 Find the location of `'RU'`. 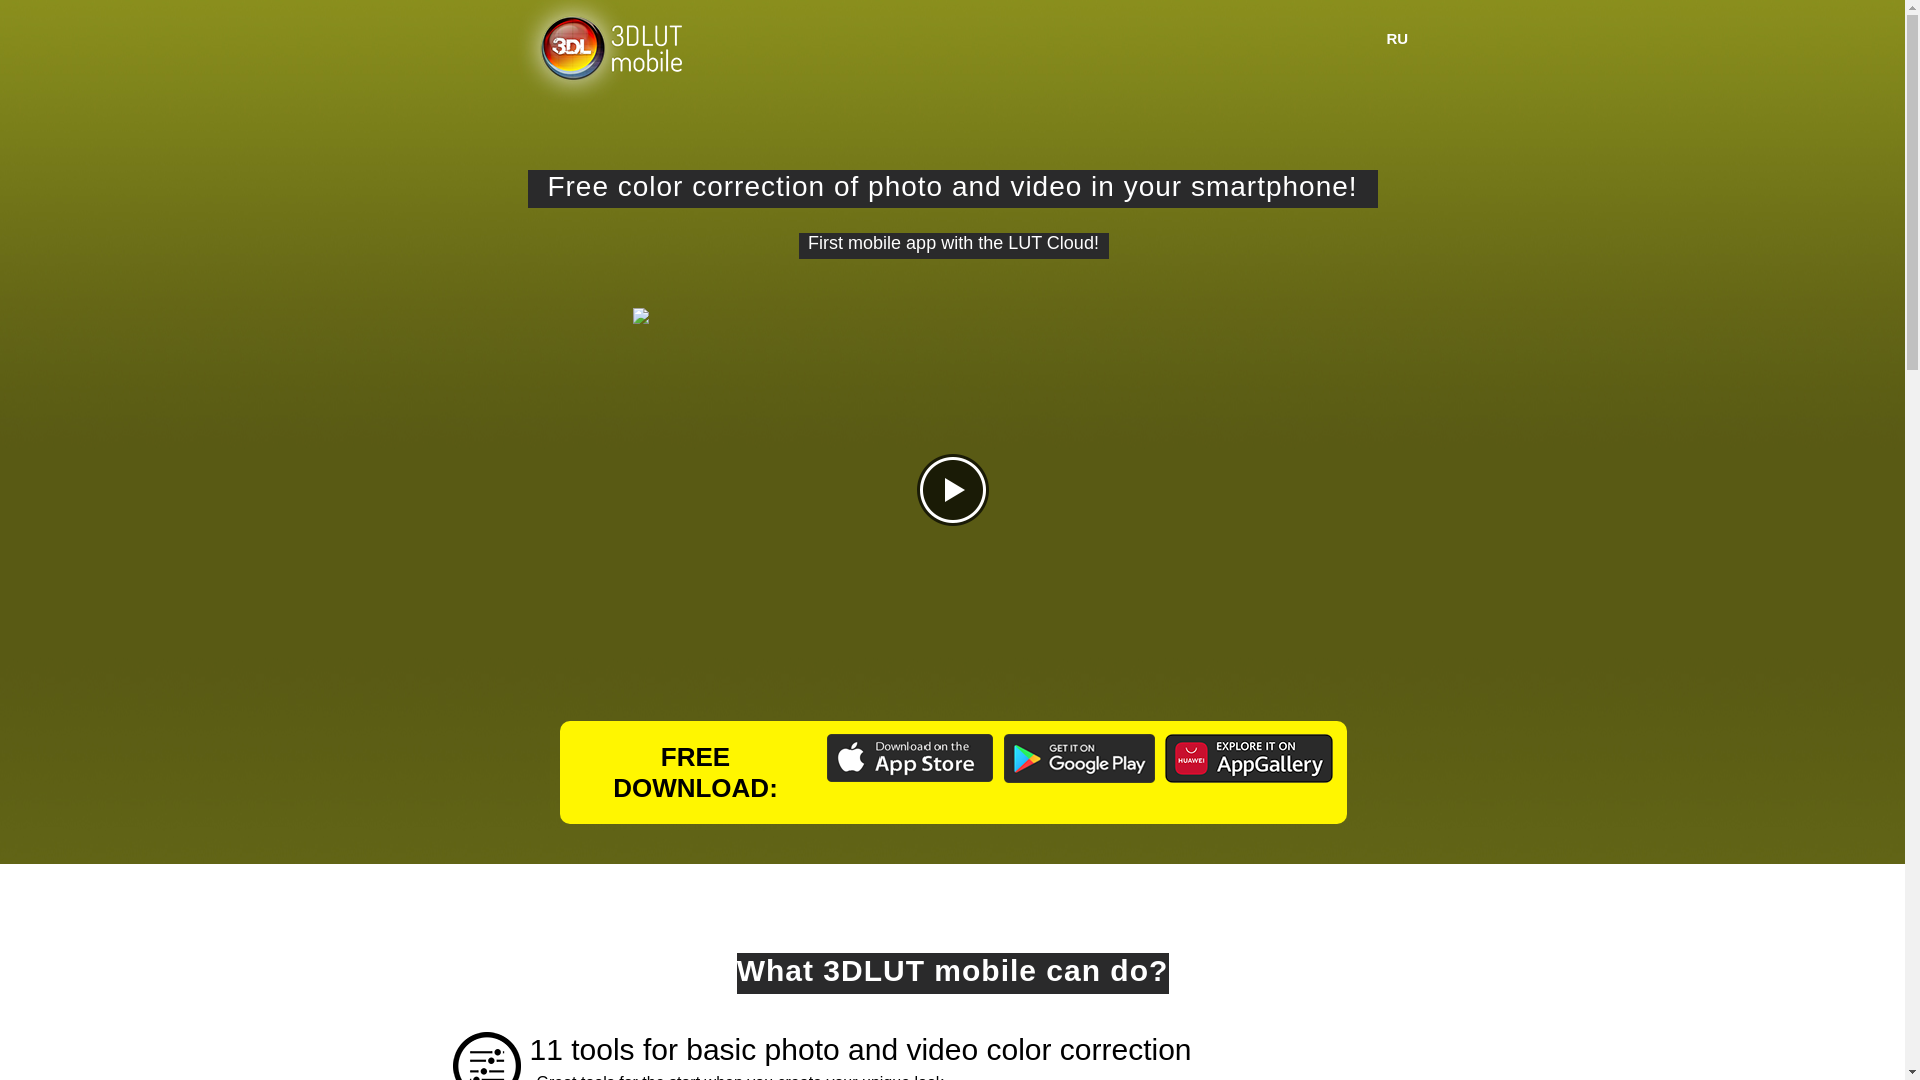

'RU' is located at coordinates (1396, 38).